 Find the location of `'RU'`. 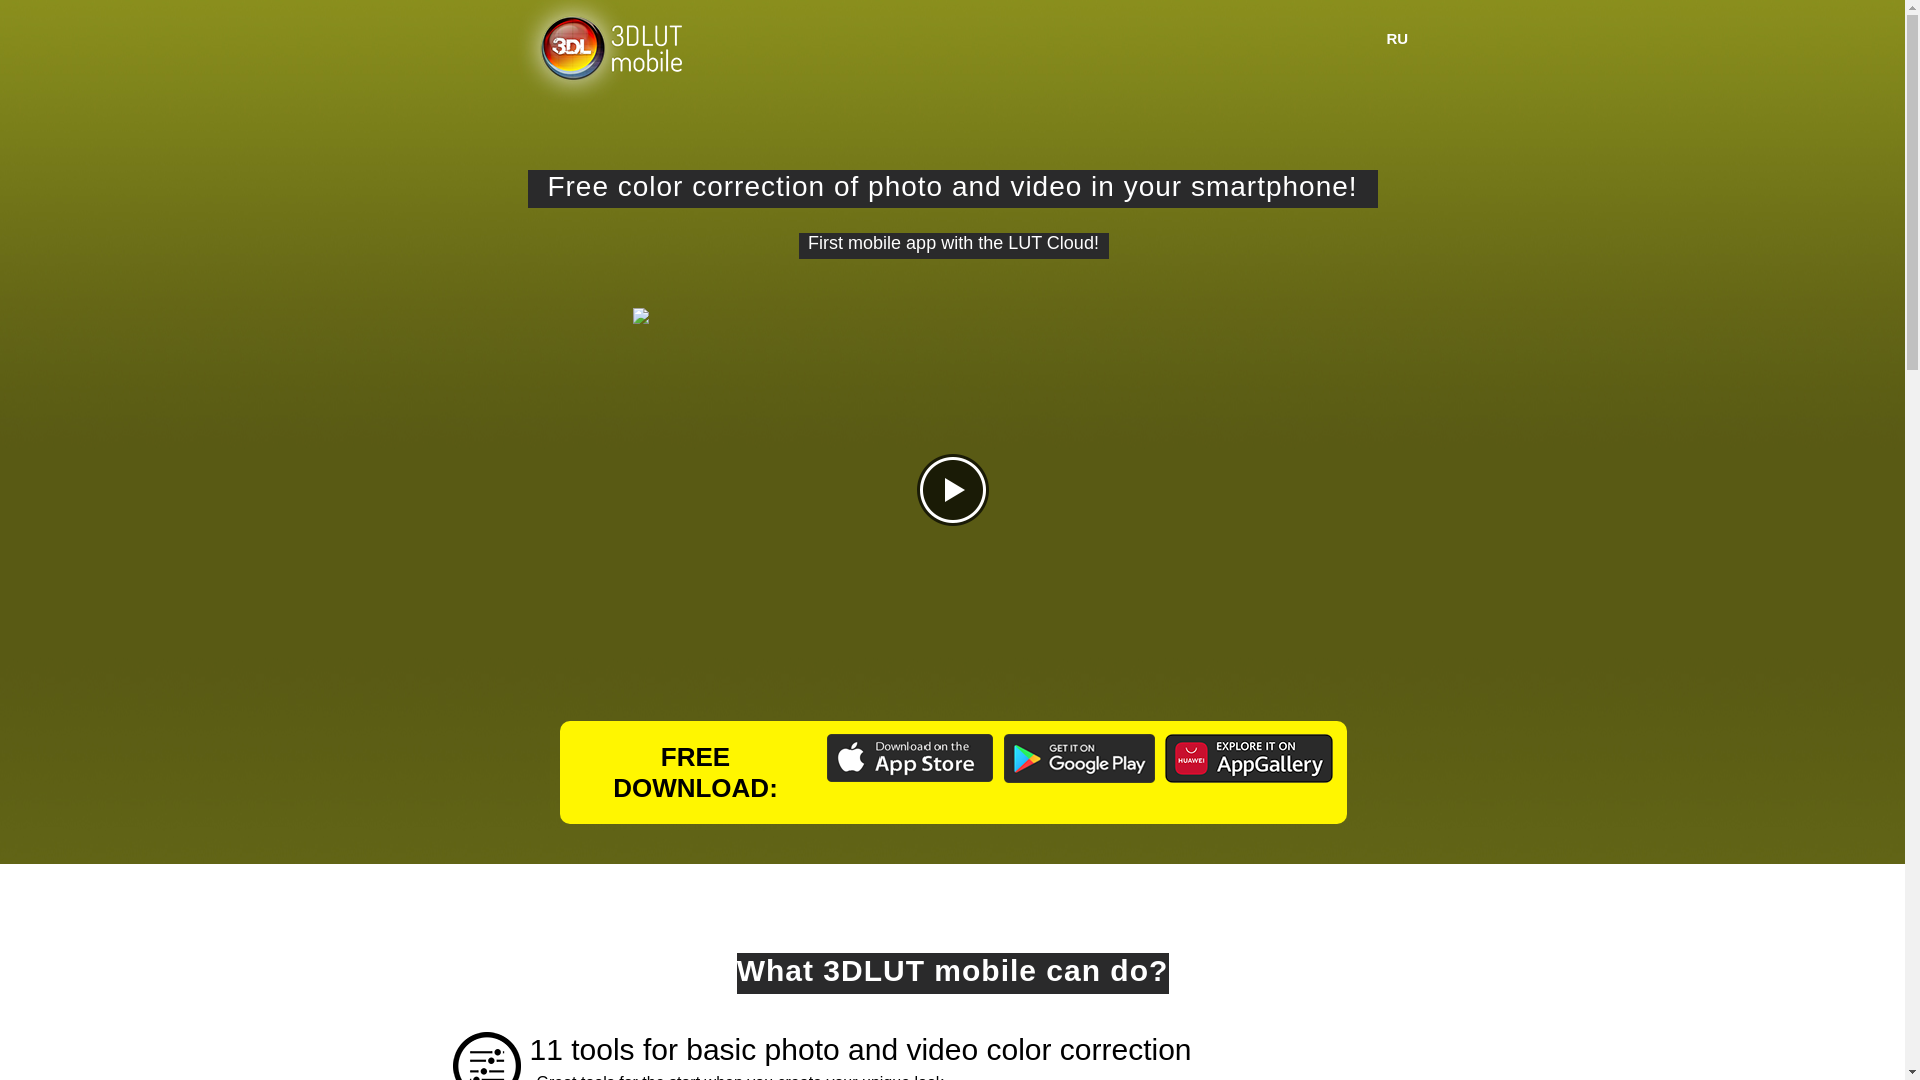

'RU' is located at coordinates (1396, 38).